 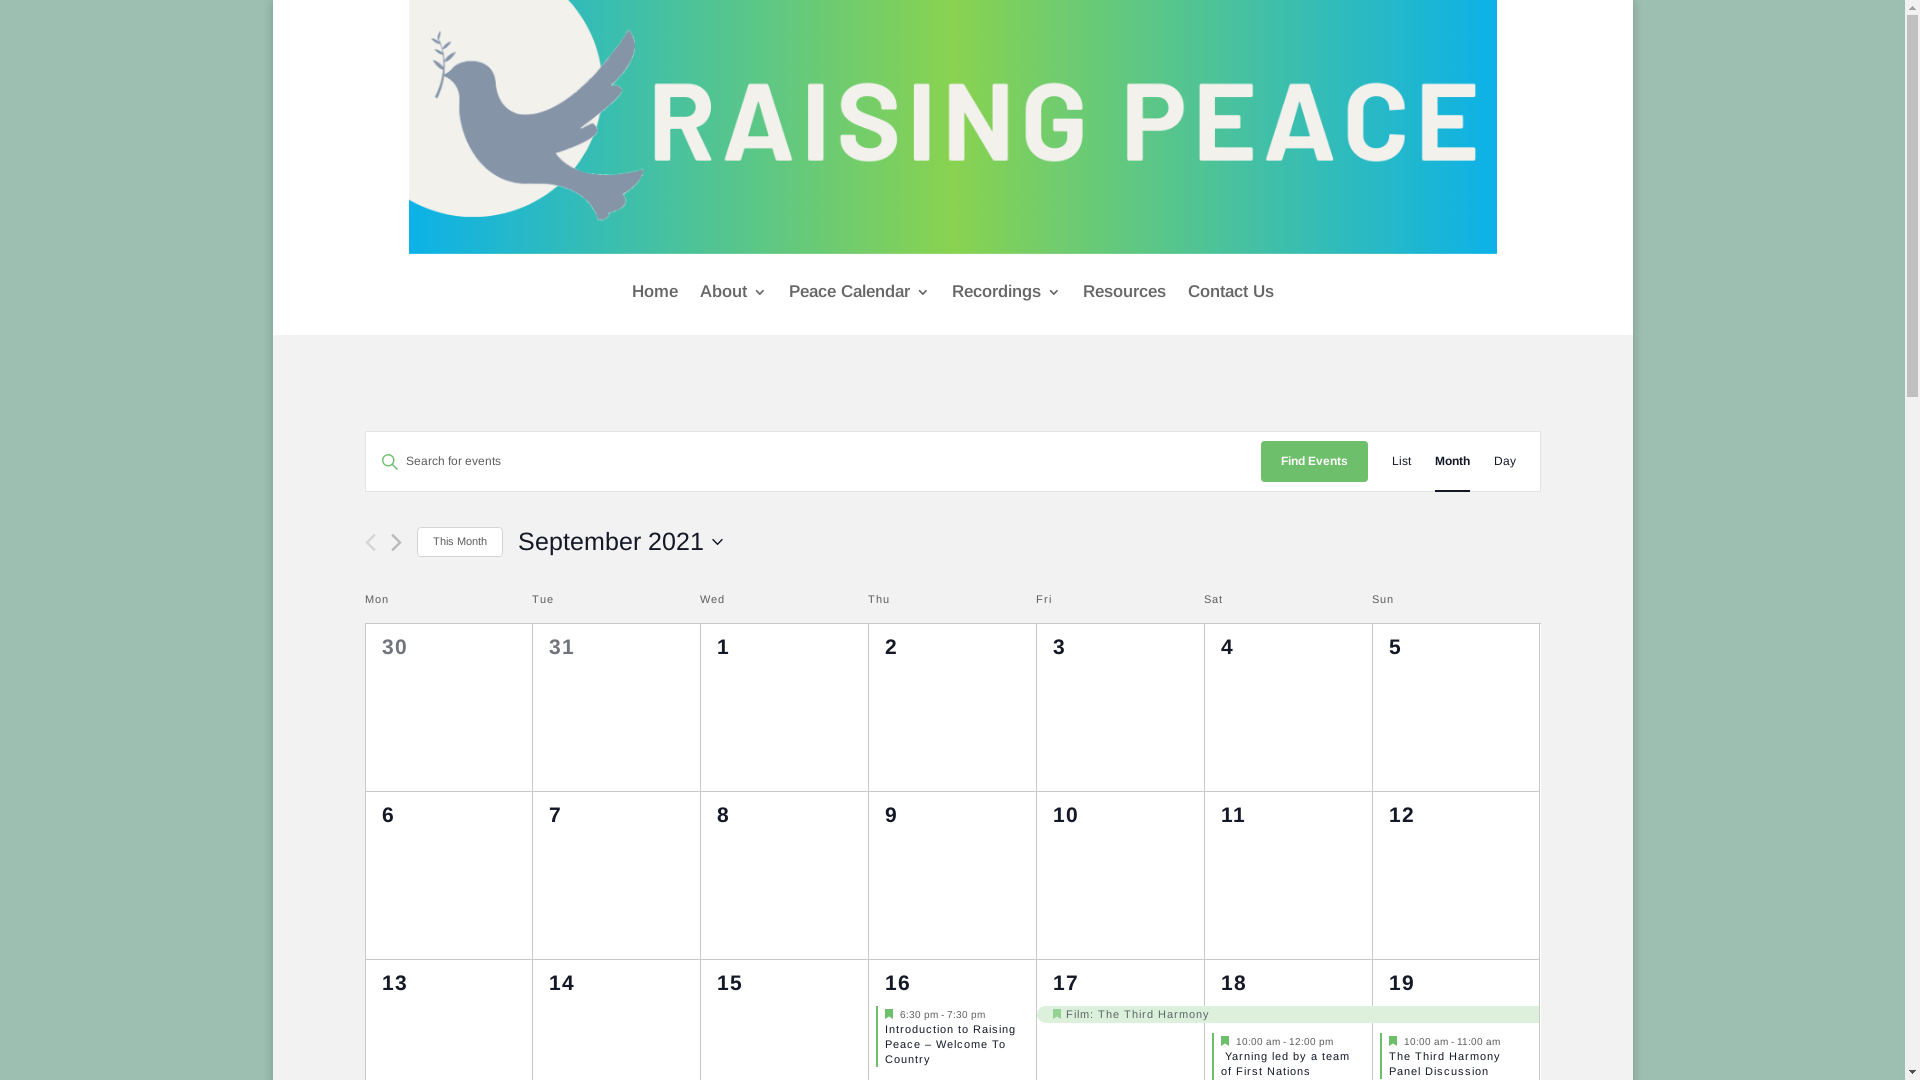 I want to click on '18', so click(x=1232, y=981).